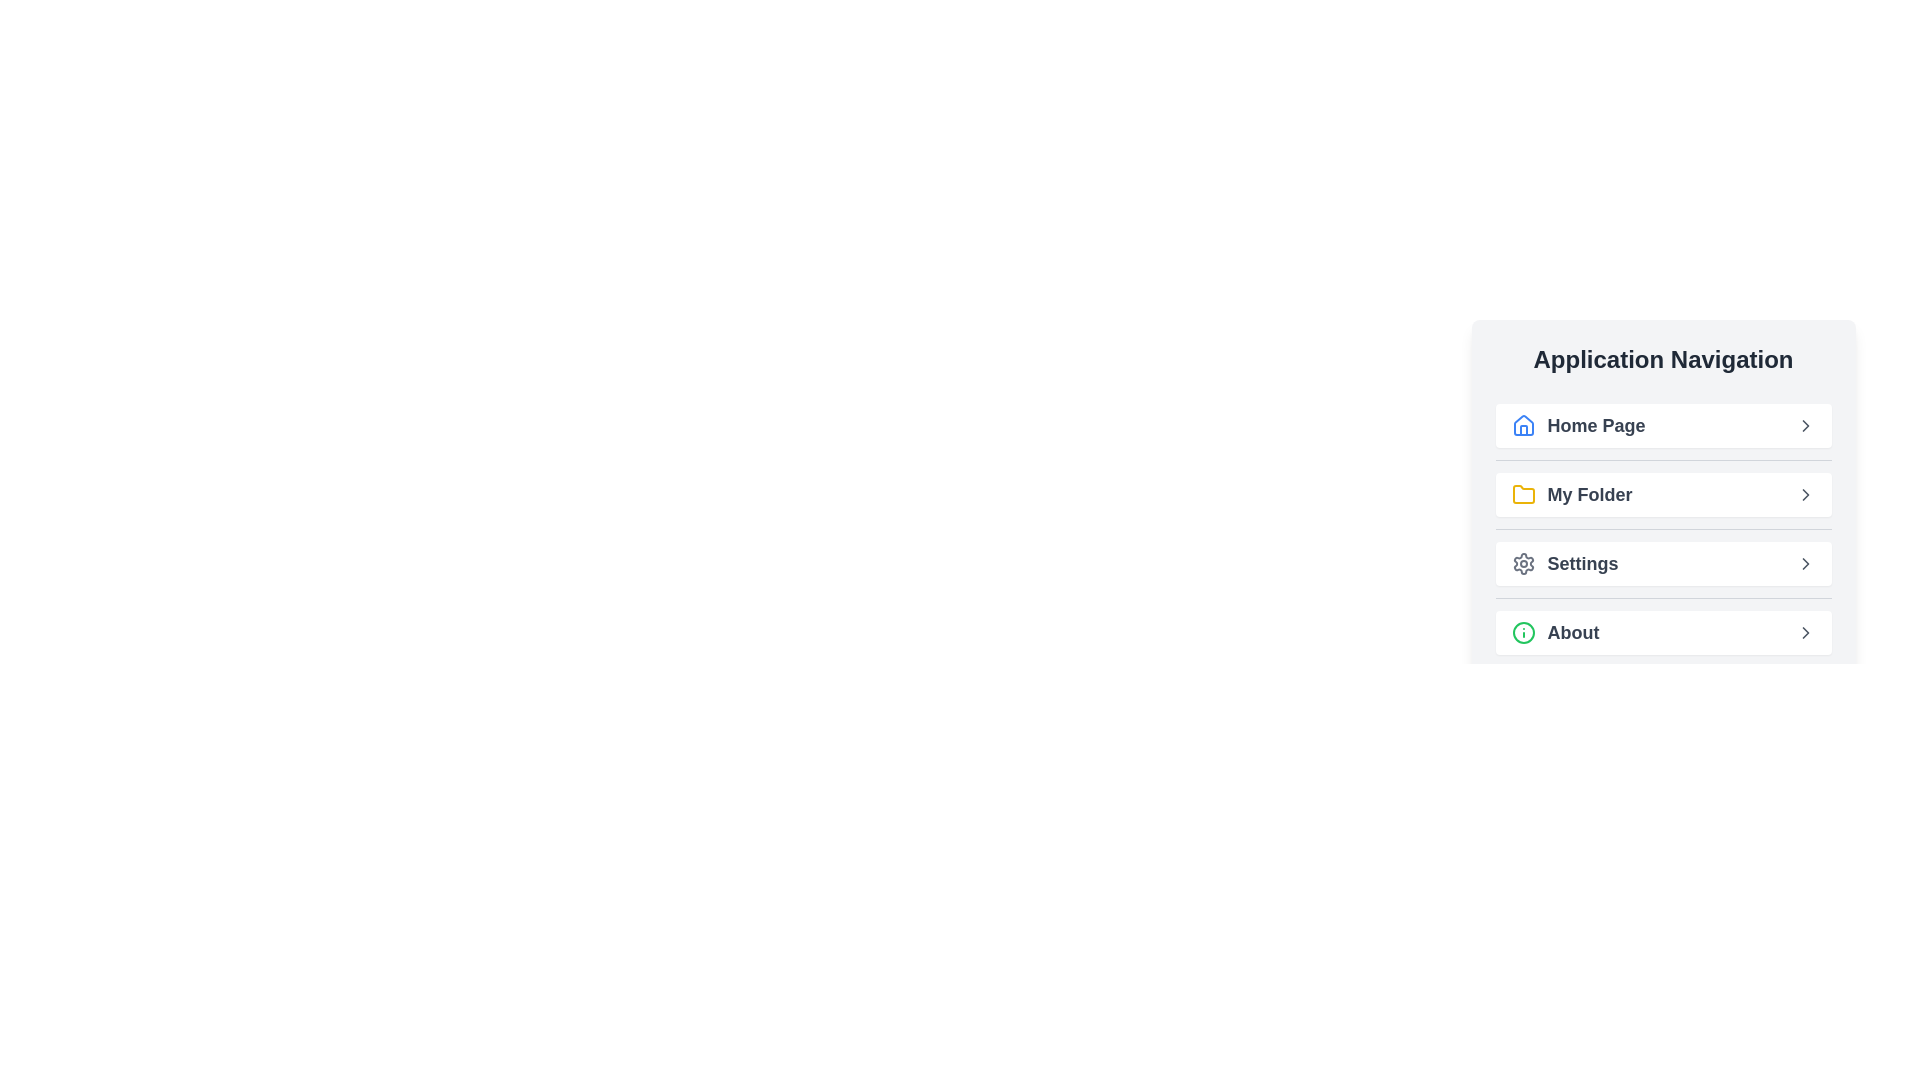 Image resolution: width=1920 pixels, height=1080 pixels. I want to click on the 'Settings' text label in the navigation panel, so click(1582, 563).